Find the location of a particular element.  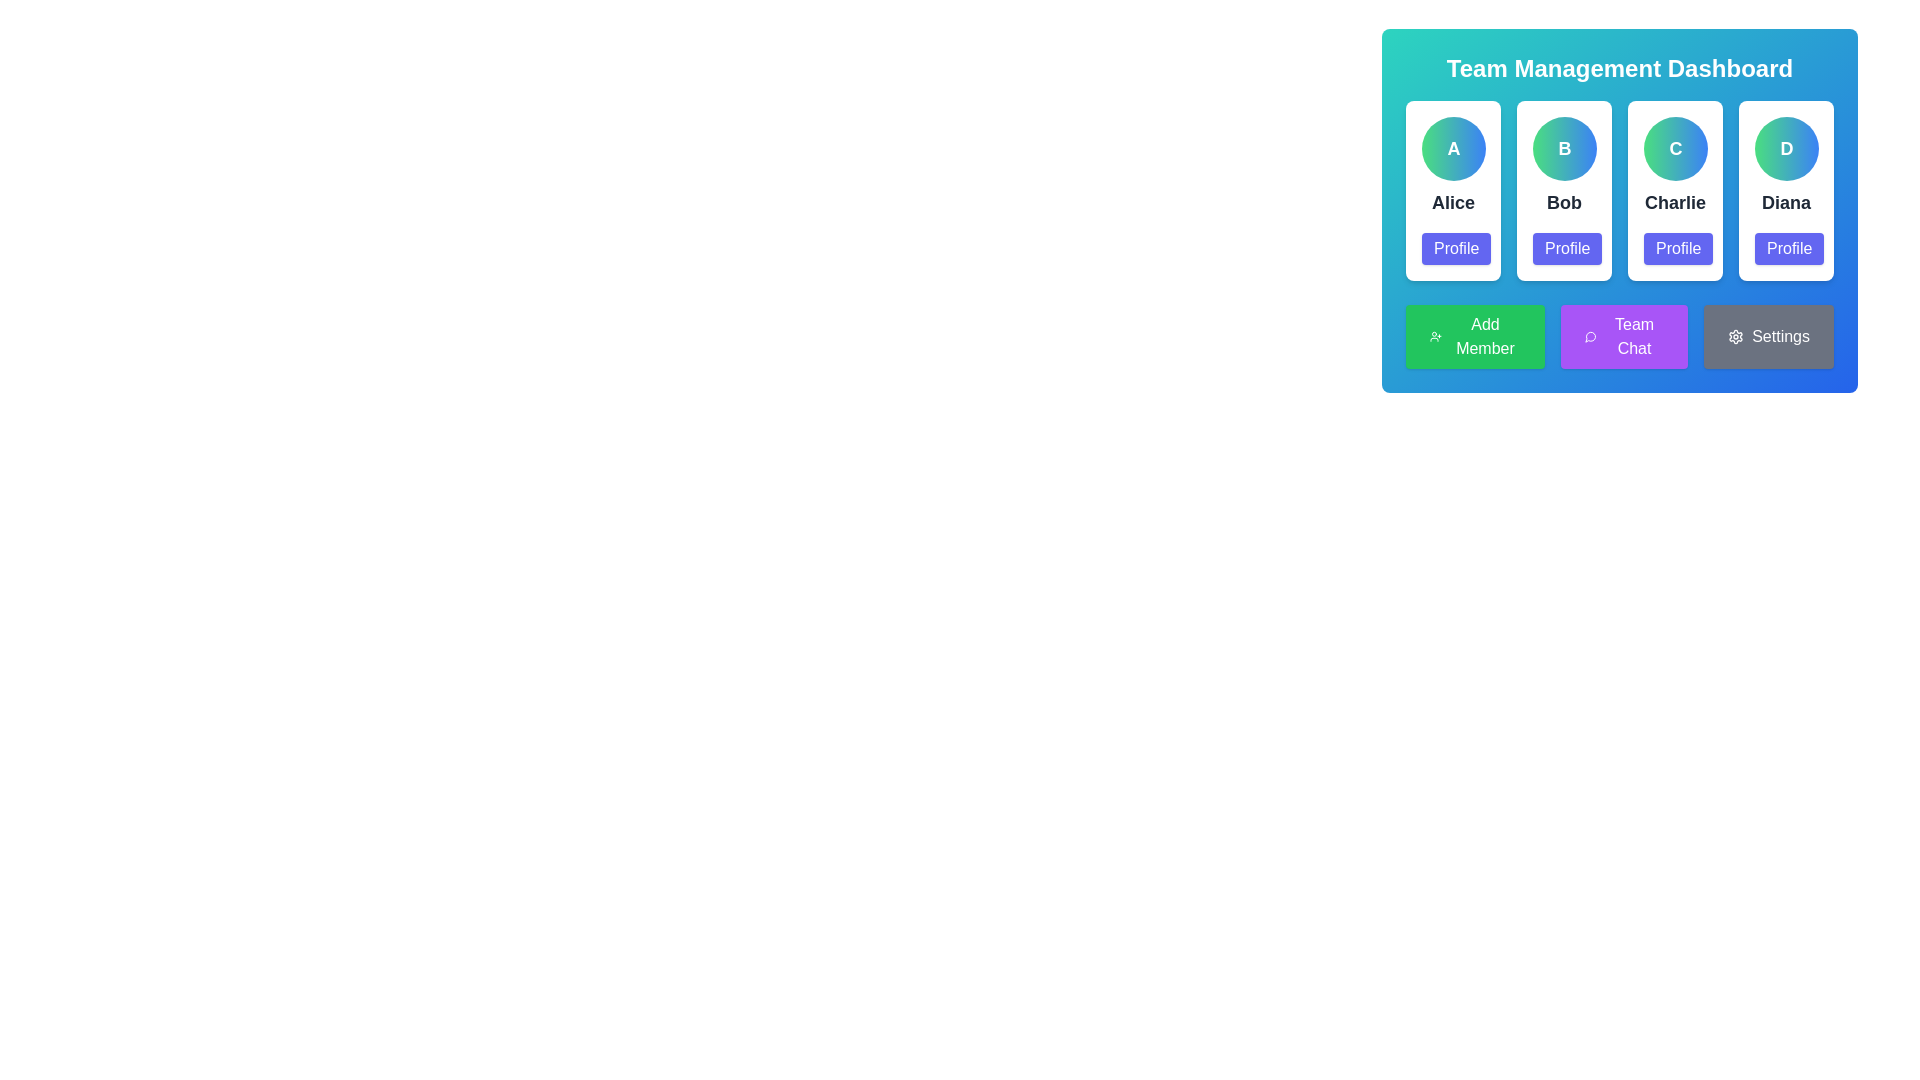

the 'Settings' icon located in the bottom-right part of the dashboard interface is located at coordinates (1735, 335).